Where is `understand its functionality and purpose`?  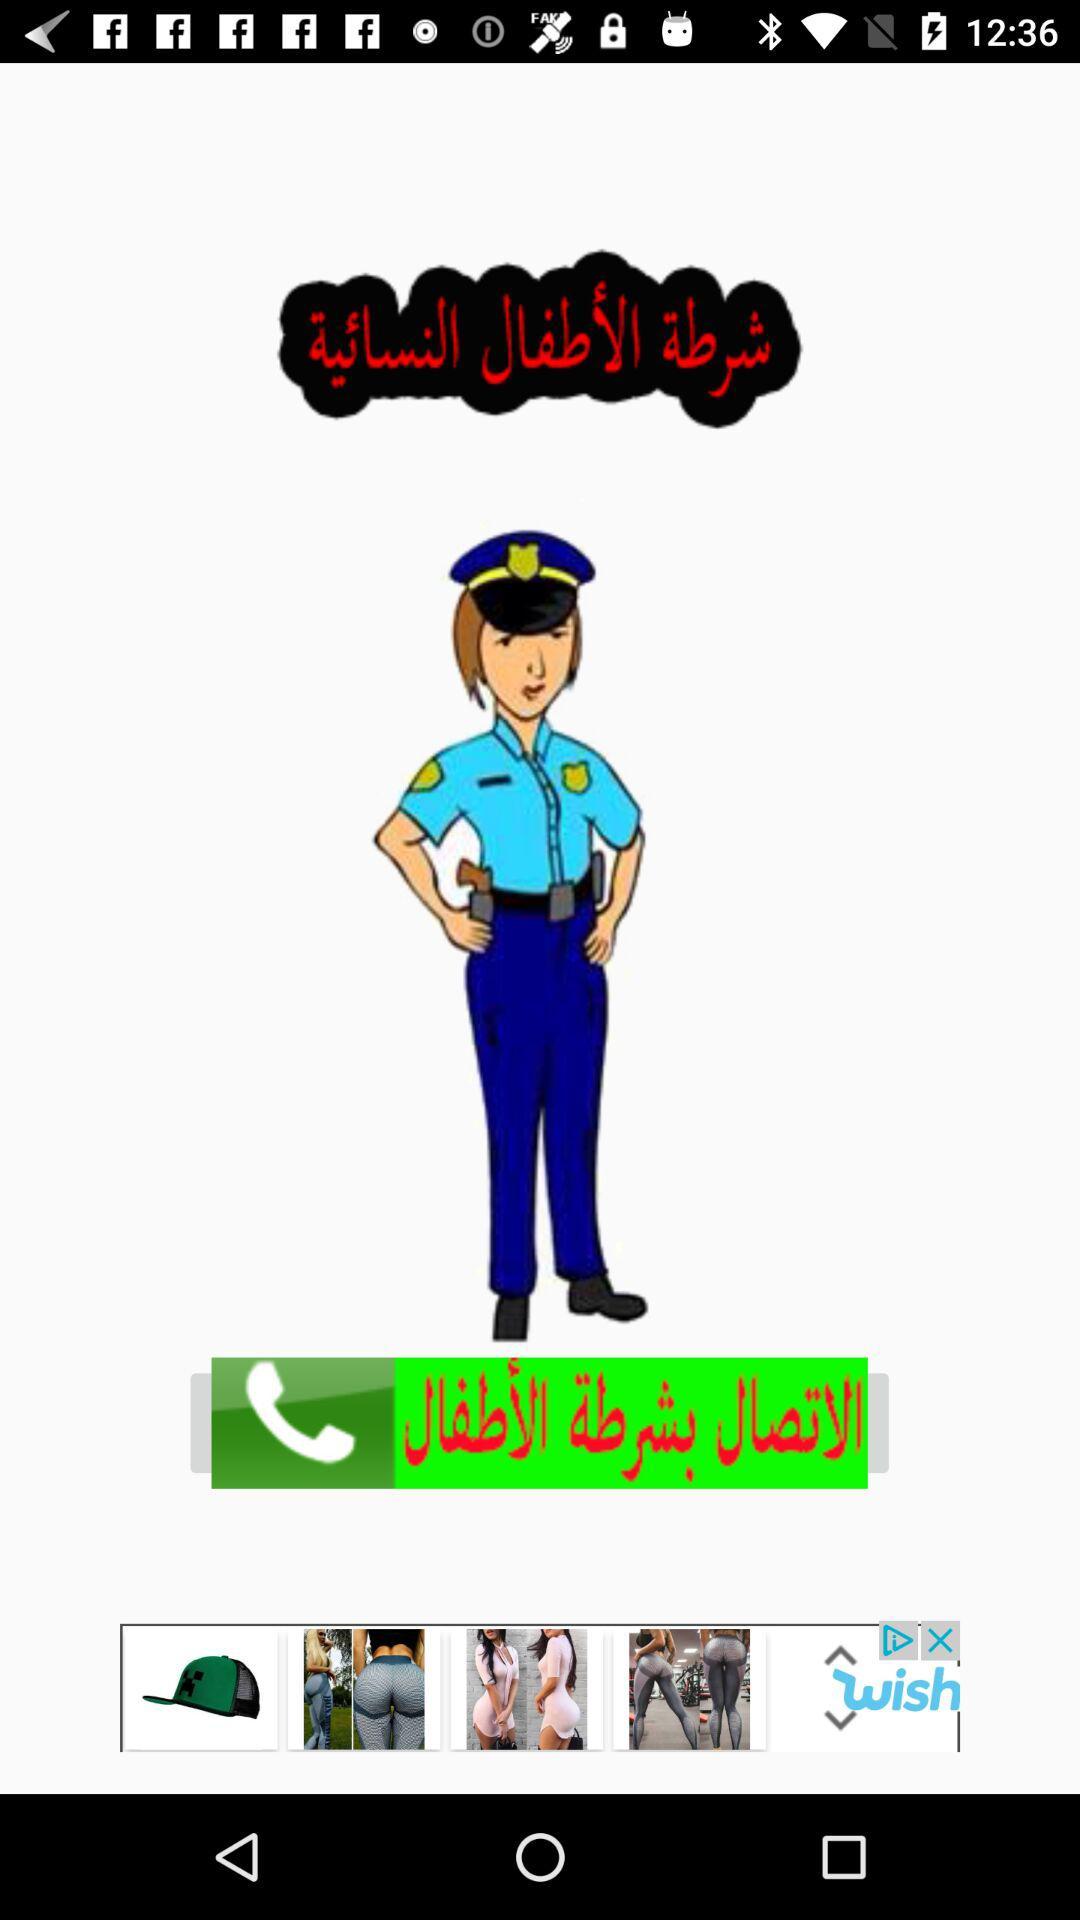
understand its functionality and purpose is located at coordinates (540, 1685).